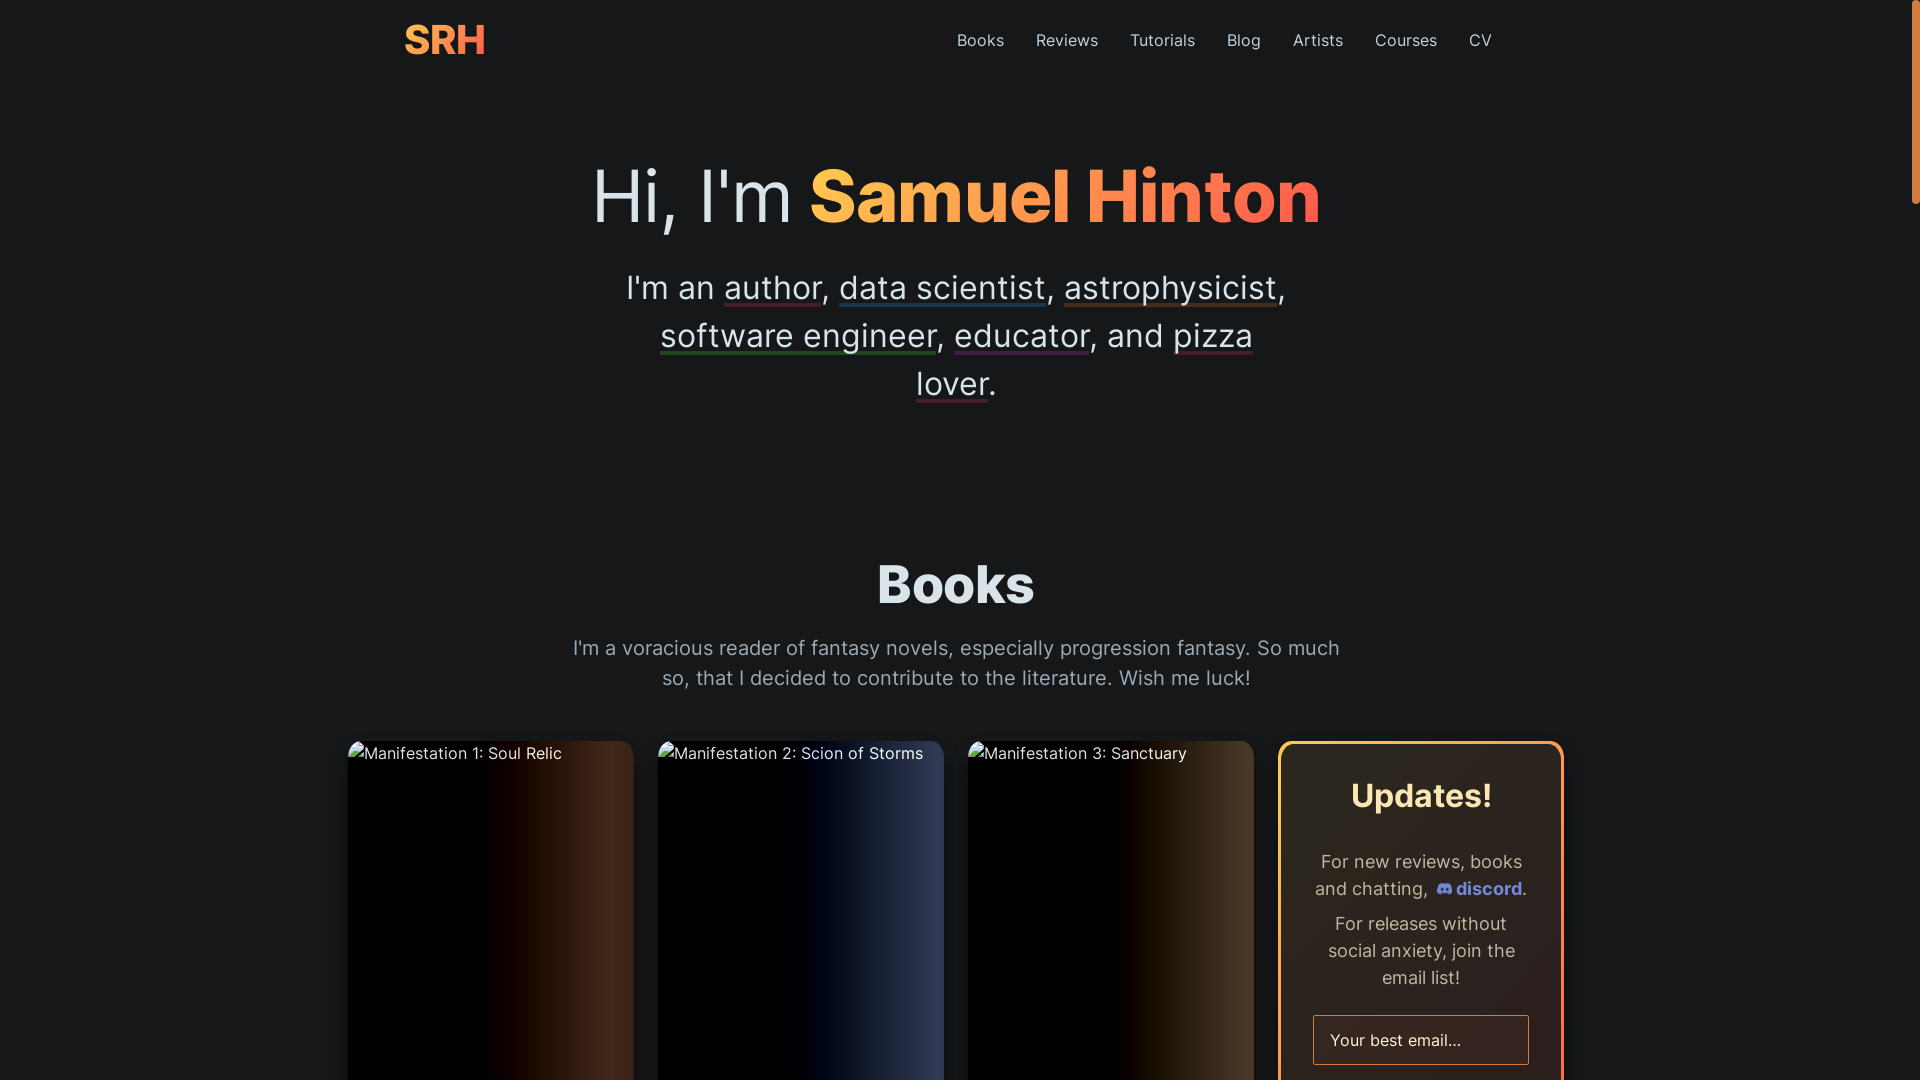 The height and width of the screenshot is (1080, 1920). I want to click on 'author', so click(771, 287).